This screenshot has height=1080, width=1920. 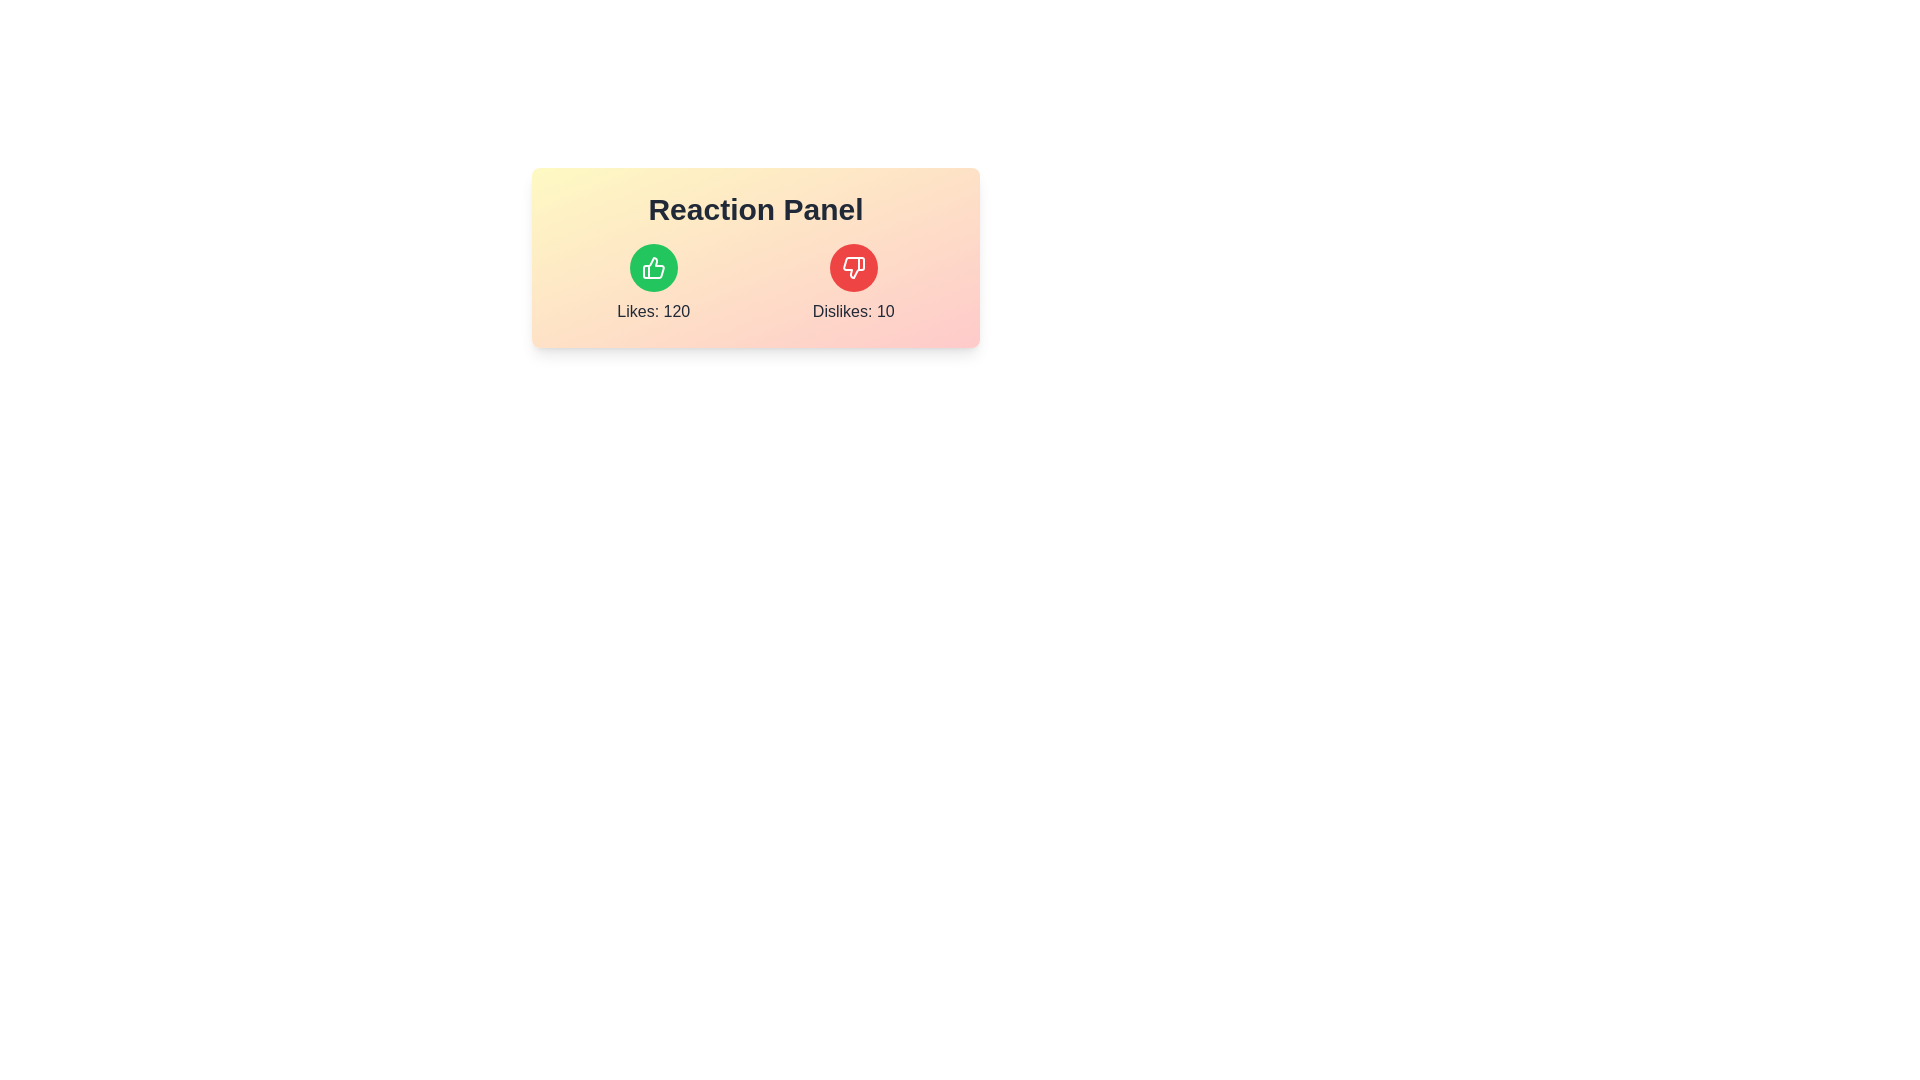 I want to click on the text label displaying 'Likes: 120', which is styled in gray font and located below the green thumbs-up icon in the 'Reaction Panel', so click(x=653, y=284).